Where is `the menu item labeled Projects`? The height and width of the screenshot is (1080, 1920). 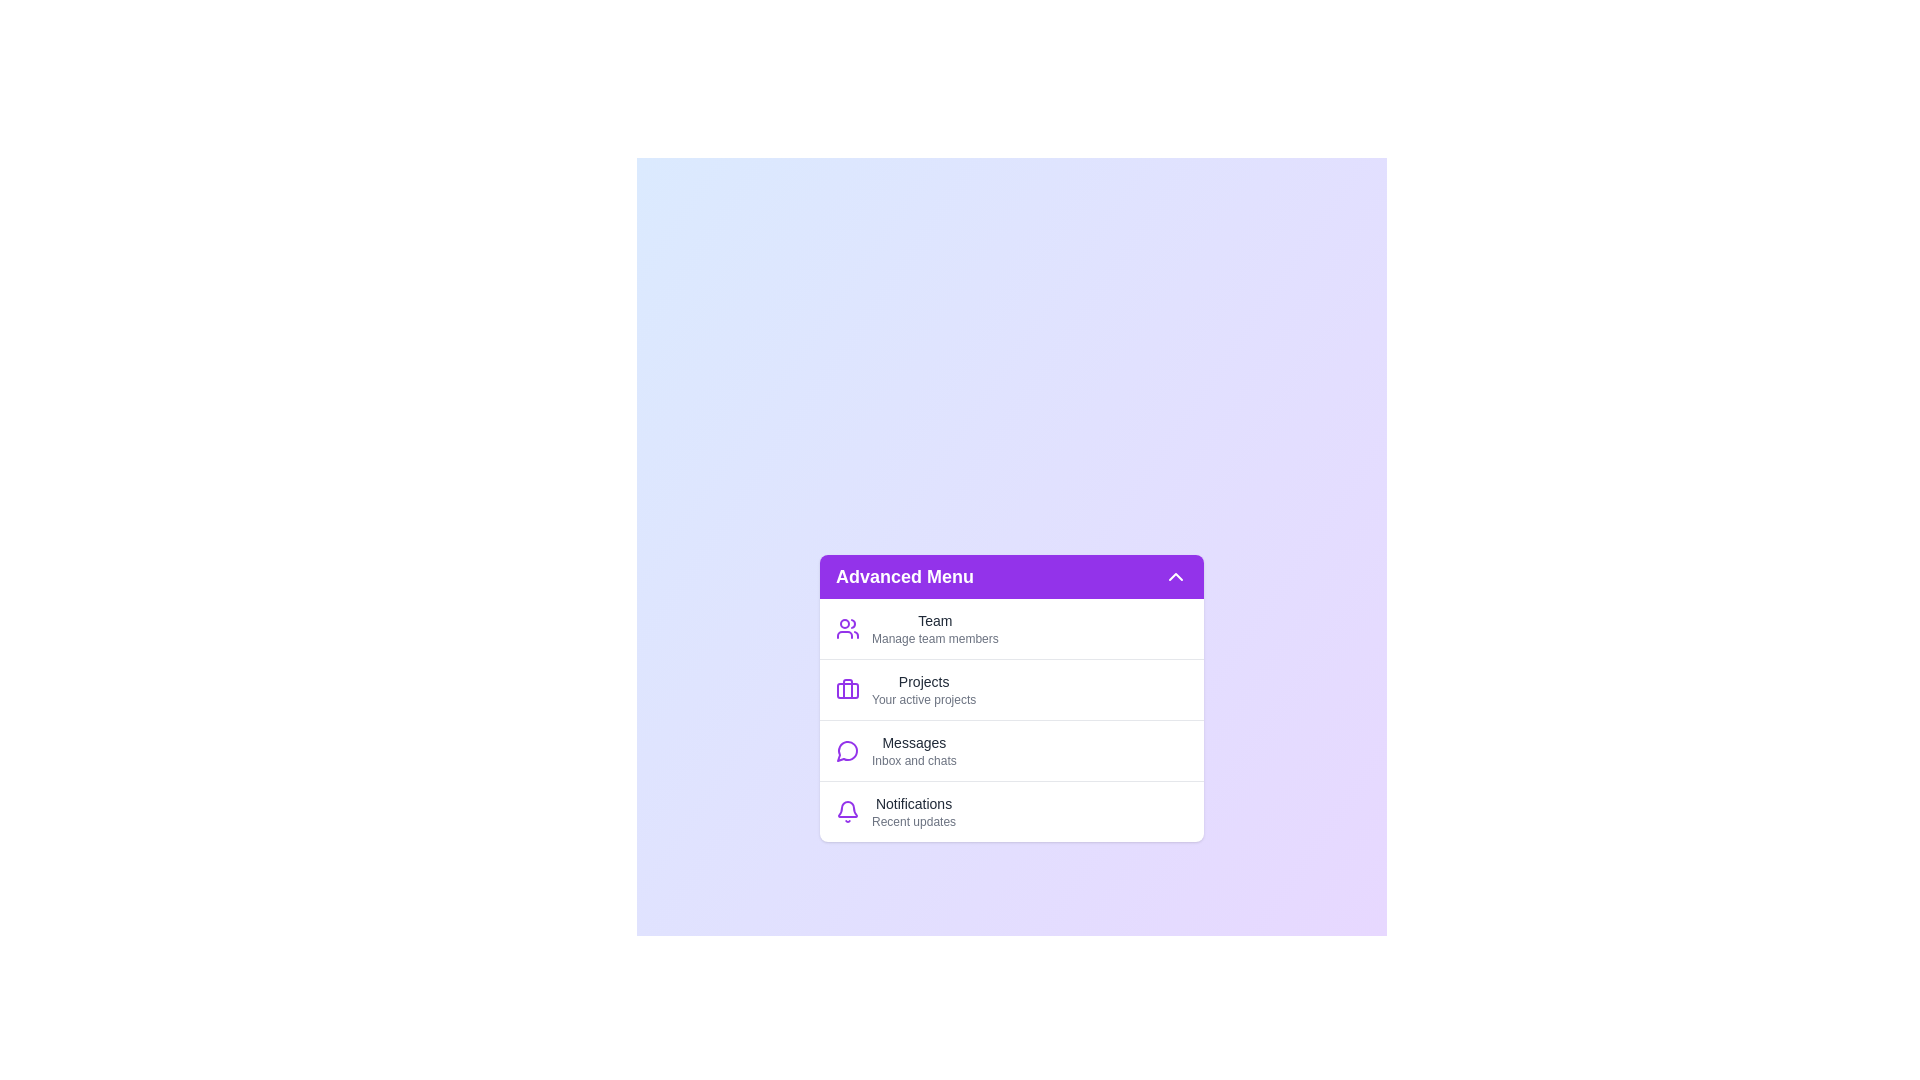 the menu item labeled Projects is located at coordinates (1012, 688).